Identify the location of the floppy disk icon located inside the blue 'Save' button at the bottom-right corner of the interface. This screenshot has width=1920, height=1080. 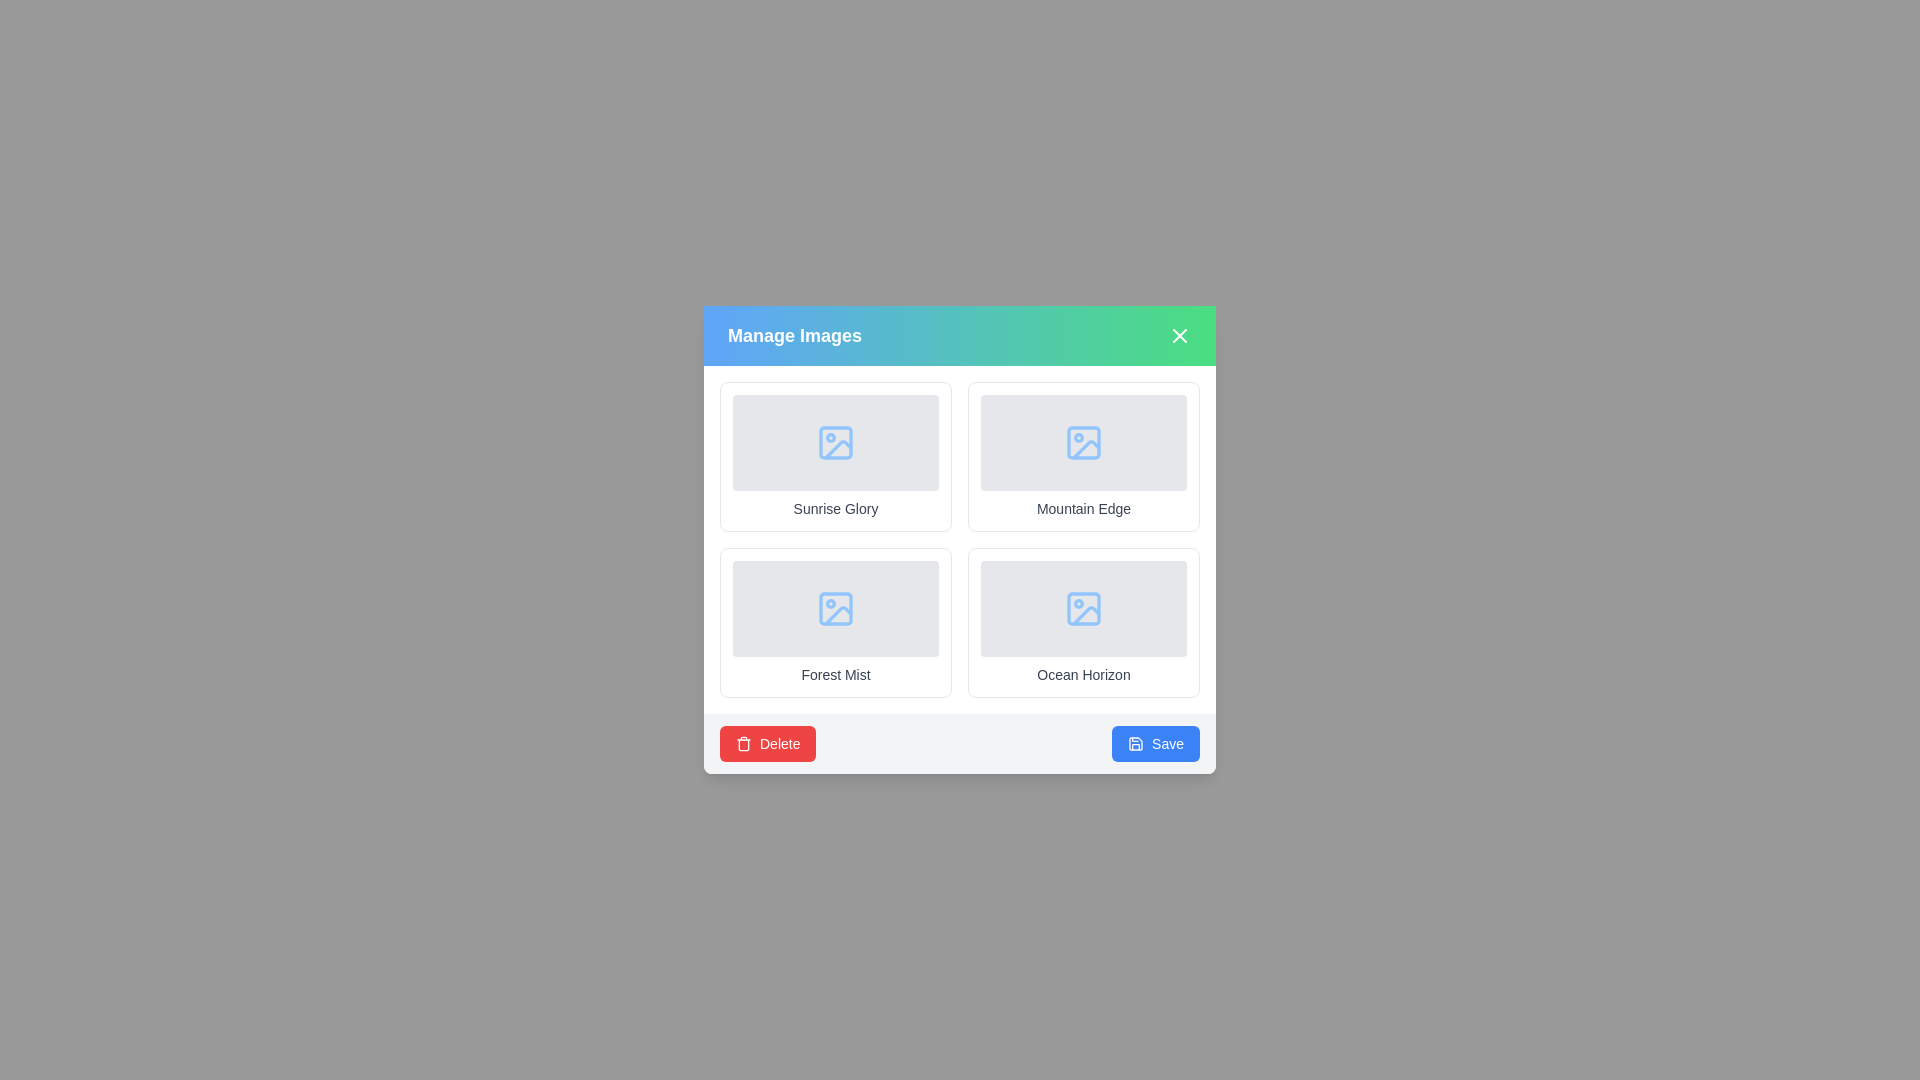
(1136, 744).